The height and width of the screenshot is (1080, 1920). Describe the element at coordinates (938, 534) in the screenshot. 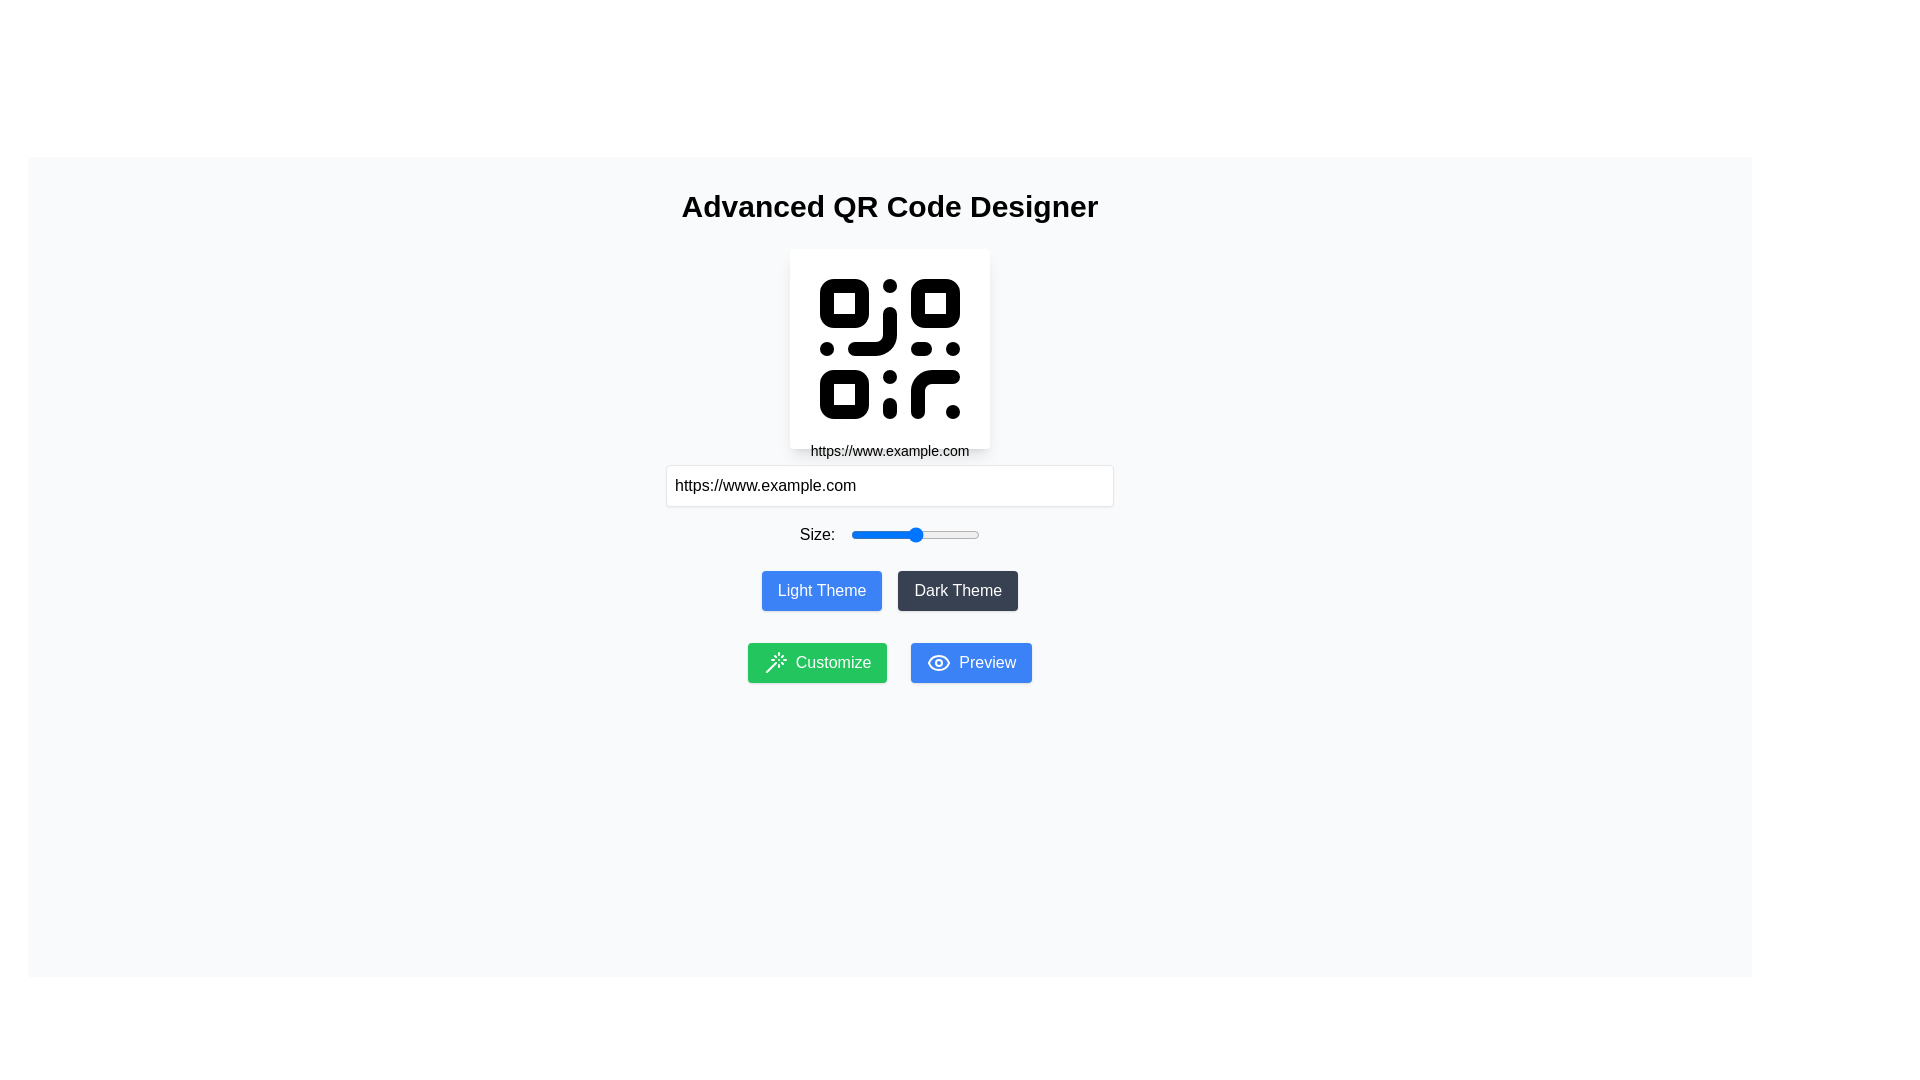

I see `the size value` at that location.